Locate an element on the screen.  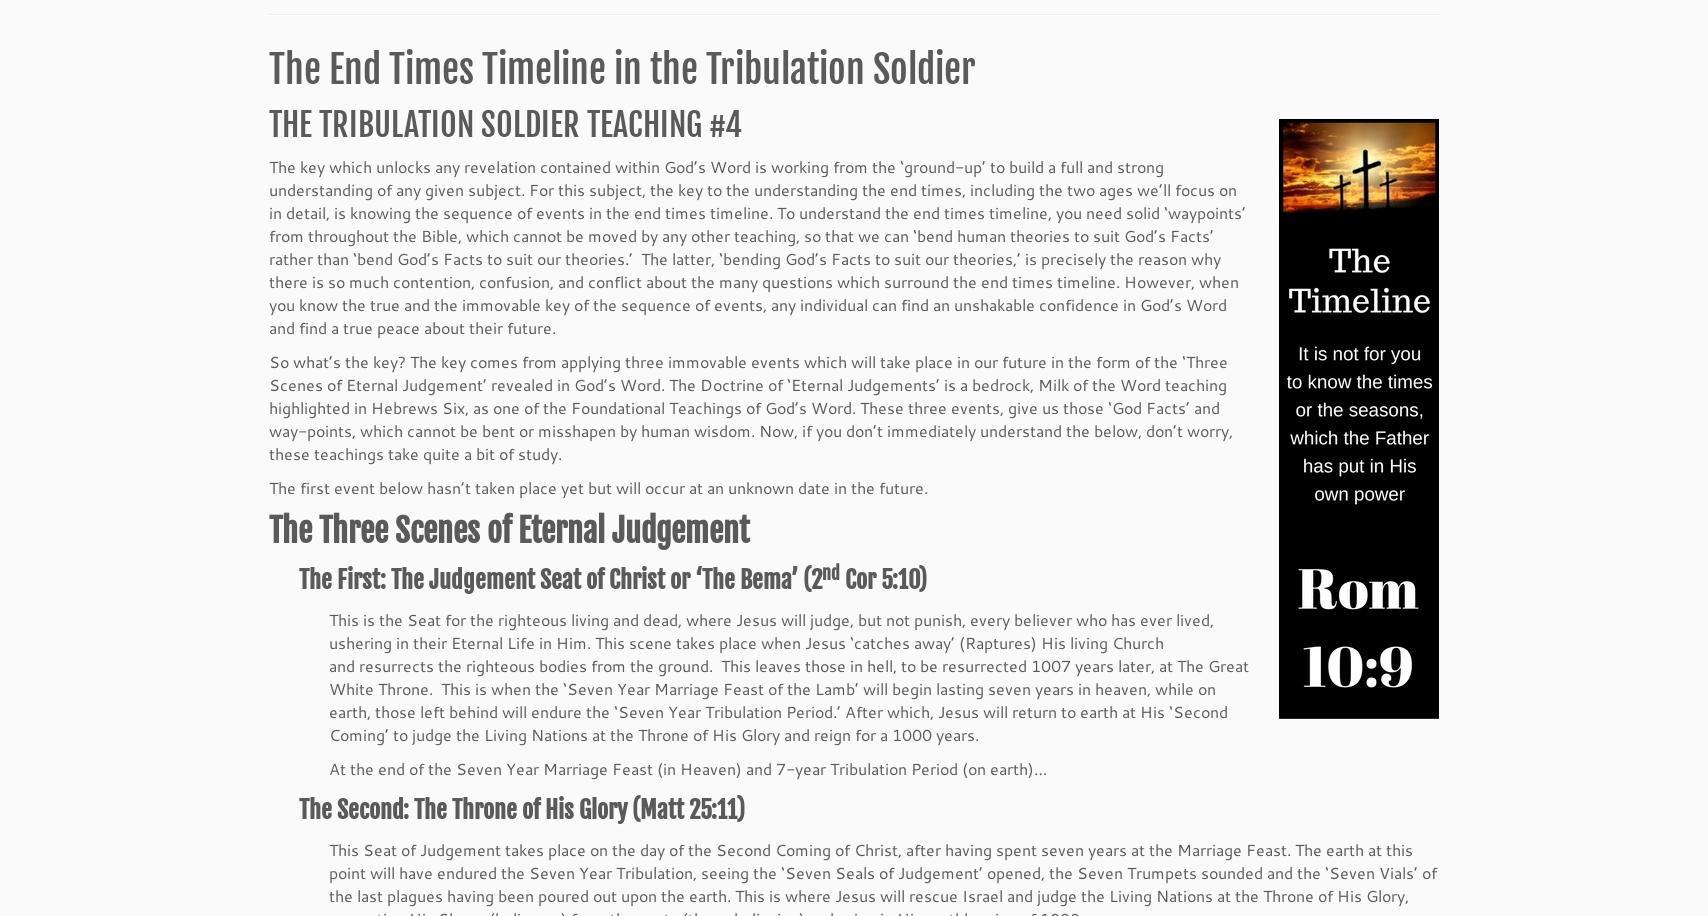
'The first event below hasn’t taken place yet but will occur at an unknown date in the future.' is located at coordinates (269, 489).